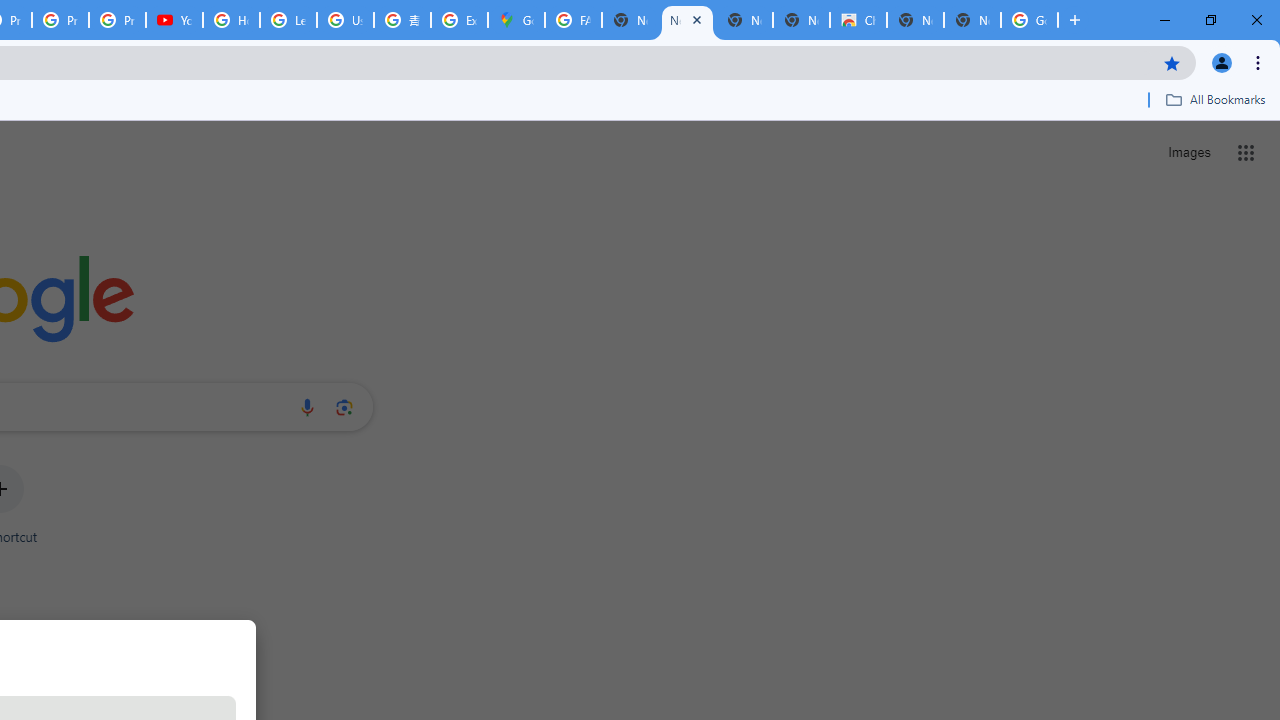  I want to click on 'How Chrome protects your passwords - Google Chrome Help', so click(231, 20).